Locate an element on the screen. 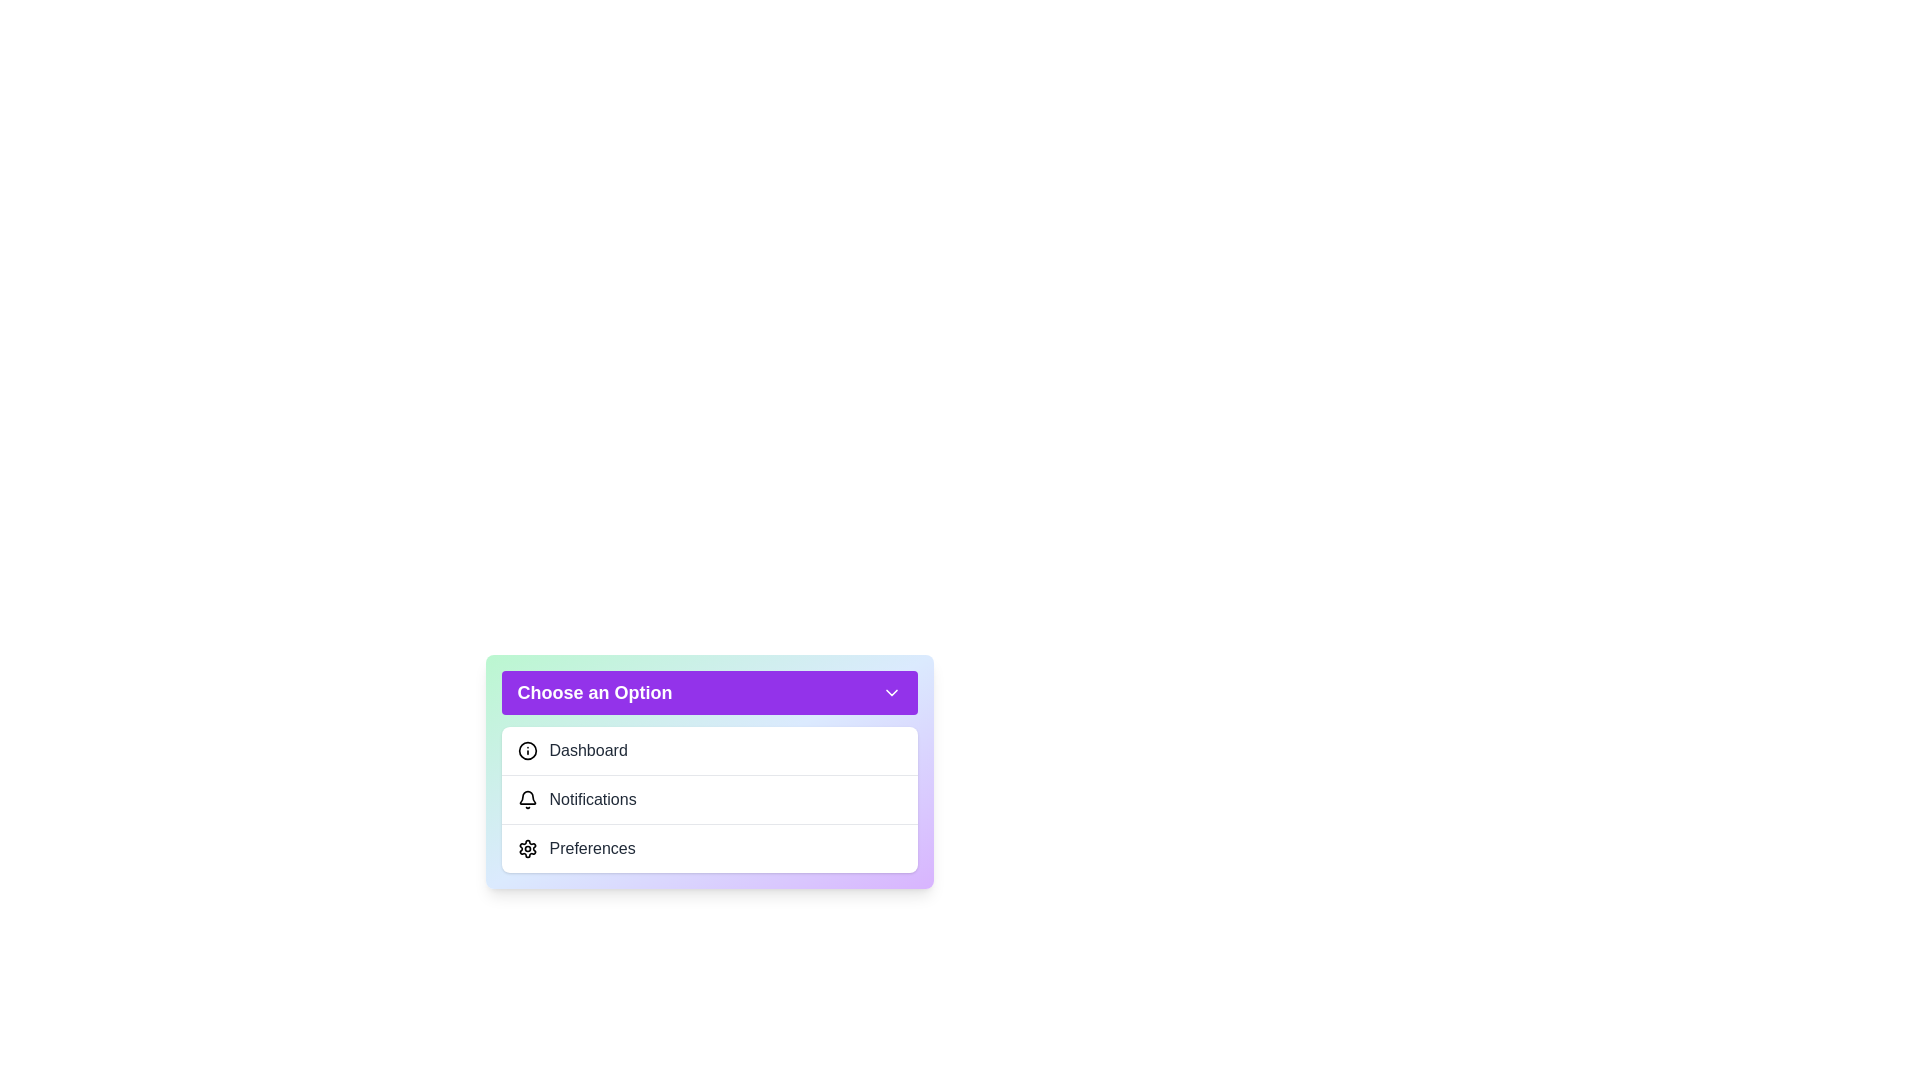 Image resolution: width=1920 pixels, height=1080 pixels. the menu header to toggle the menu open or closed is located at coordinates (709, 692).